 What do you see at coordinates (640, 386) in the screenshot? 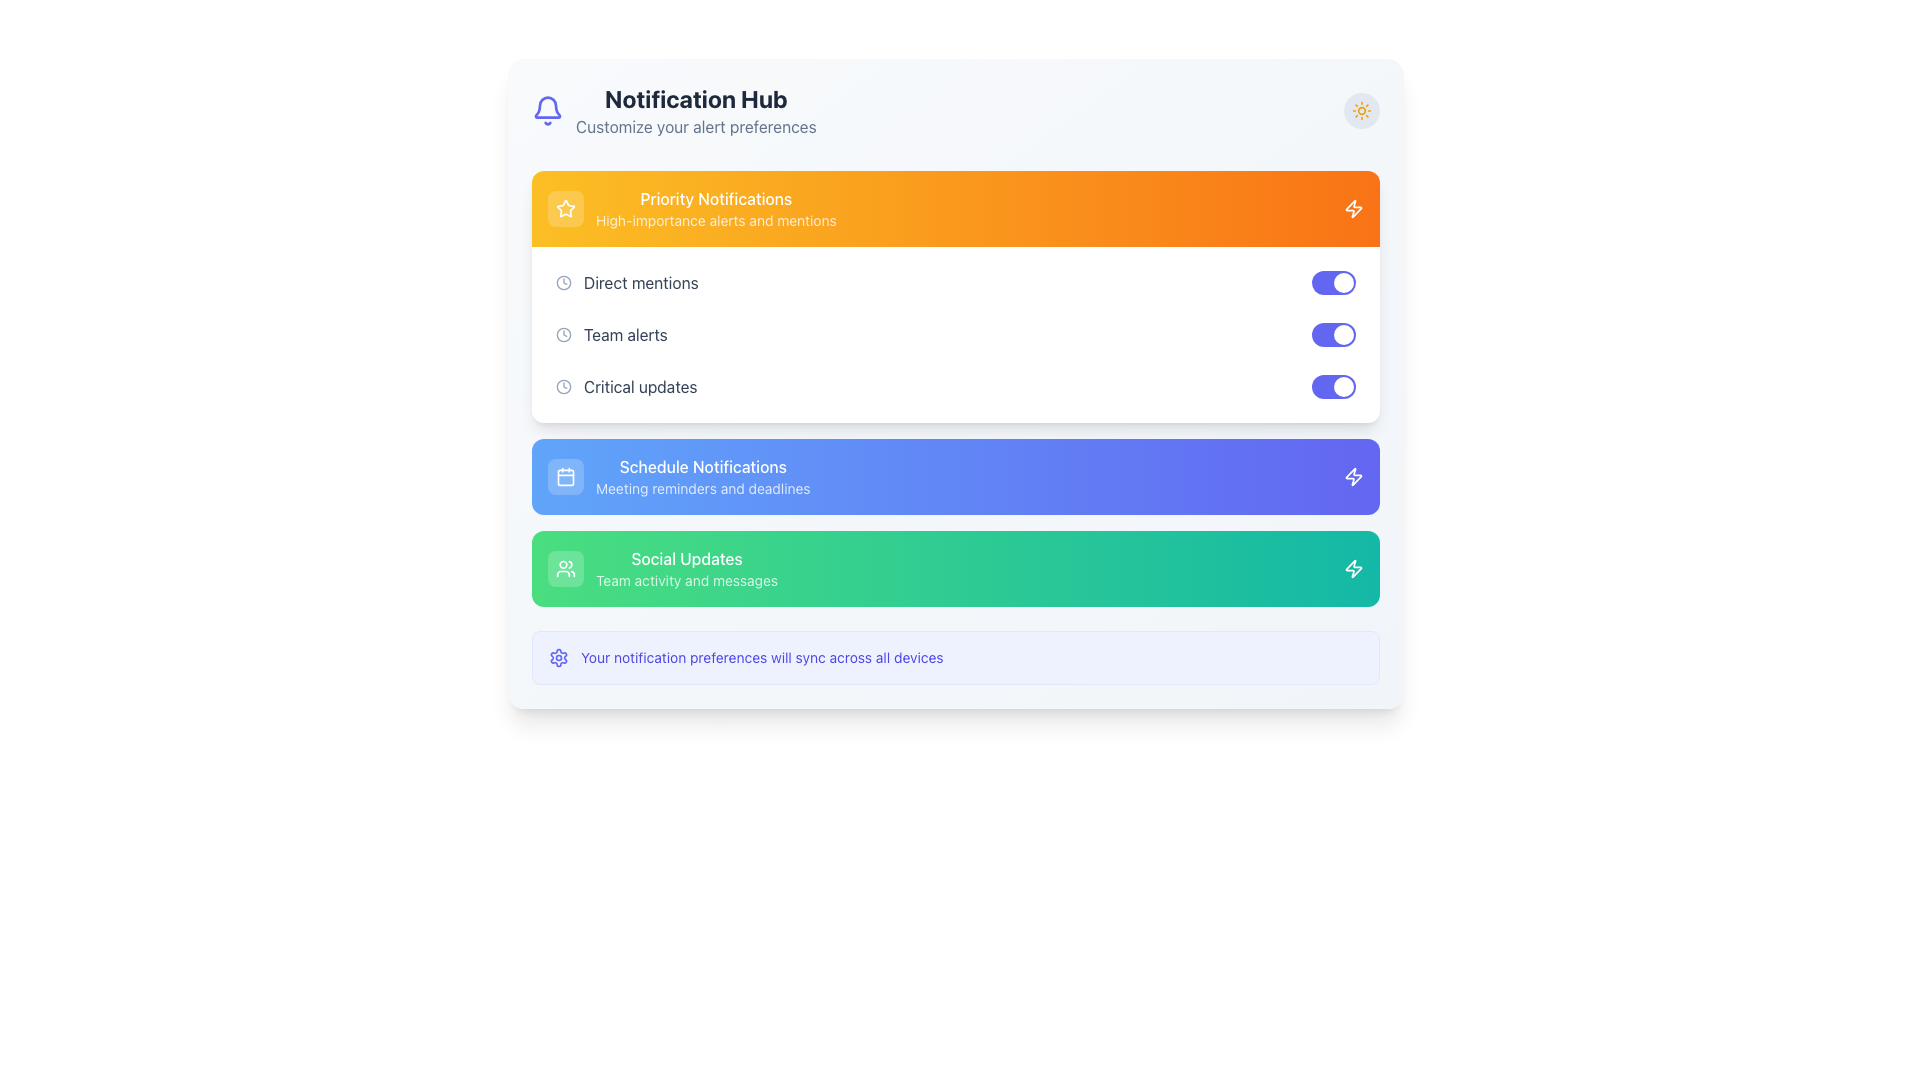
I see `the 'Critical updates' Text Label` at bounding box center [640, 386].